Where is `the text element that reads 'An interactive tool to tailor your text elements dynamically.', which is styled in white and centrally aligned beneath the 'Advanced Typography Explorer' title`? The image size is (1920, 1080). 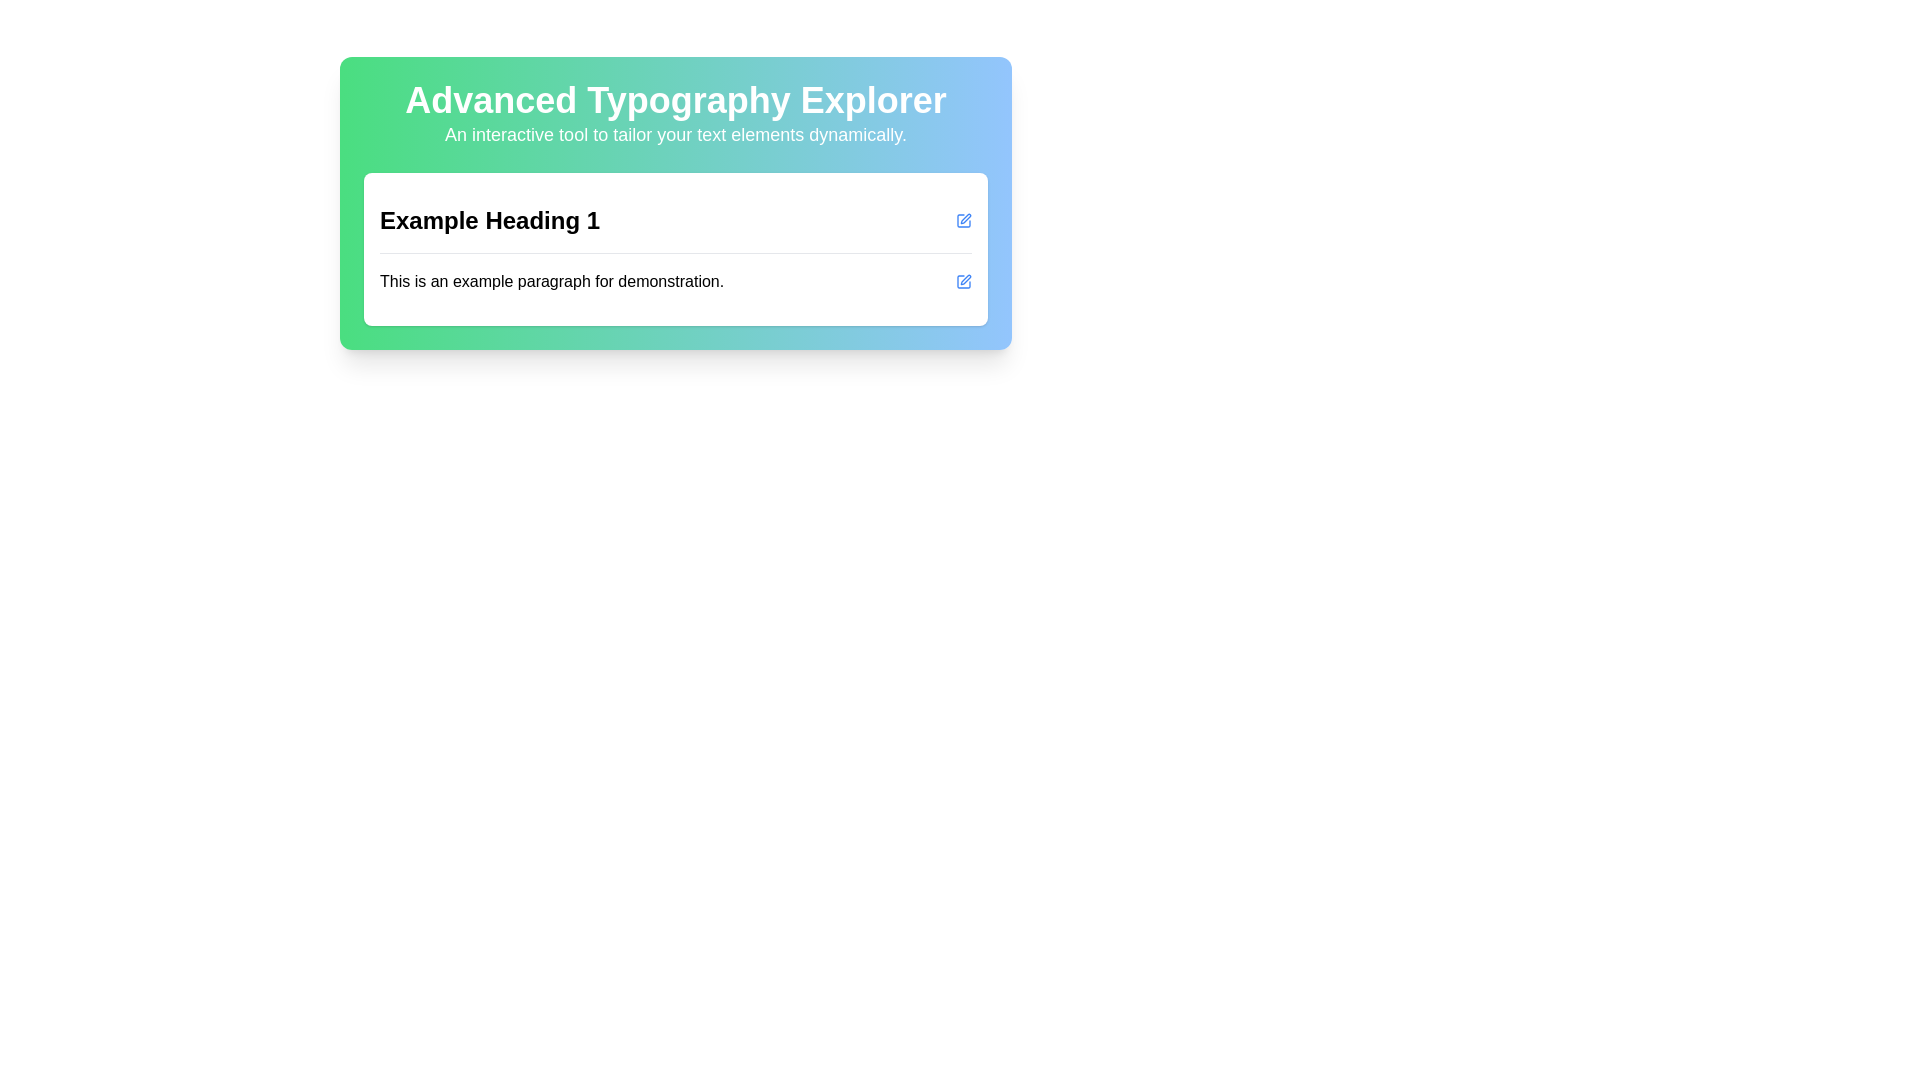
the text element that reads 'An interactive tool to tailor your text elements dynamically.', which is styled in white and centrally aligned beneath the 'Advanced Typography Explorer' title is located at coordinates (676, 135).